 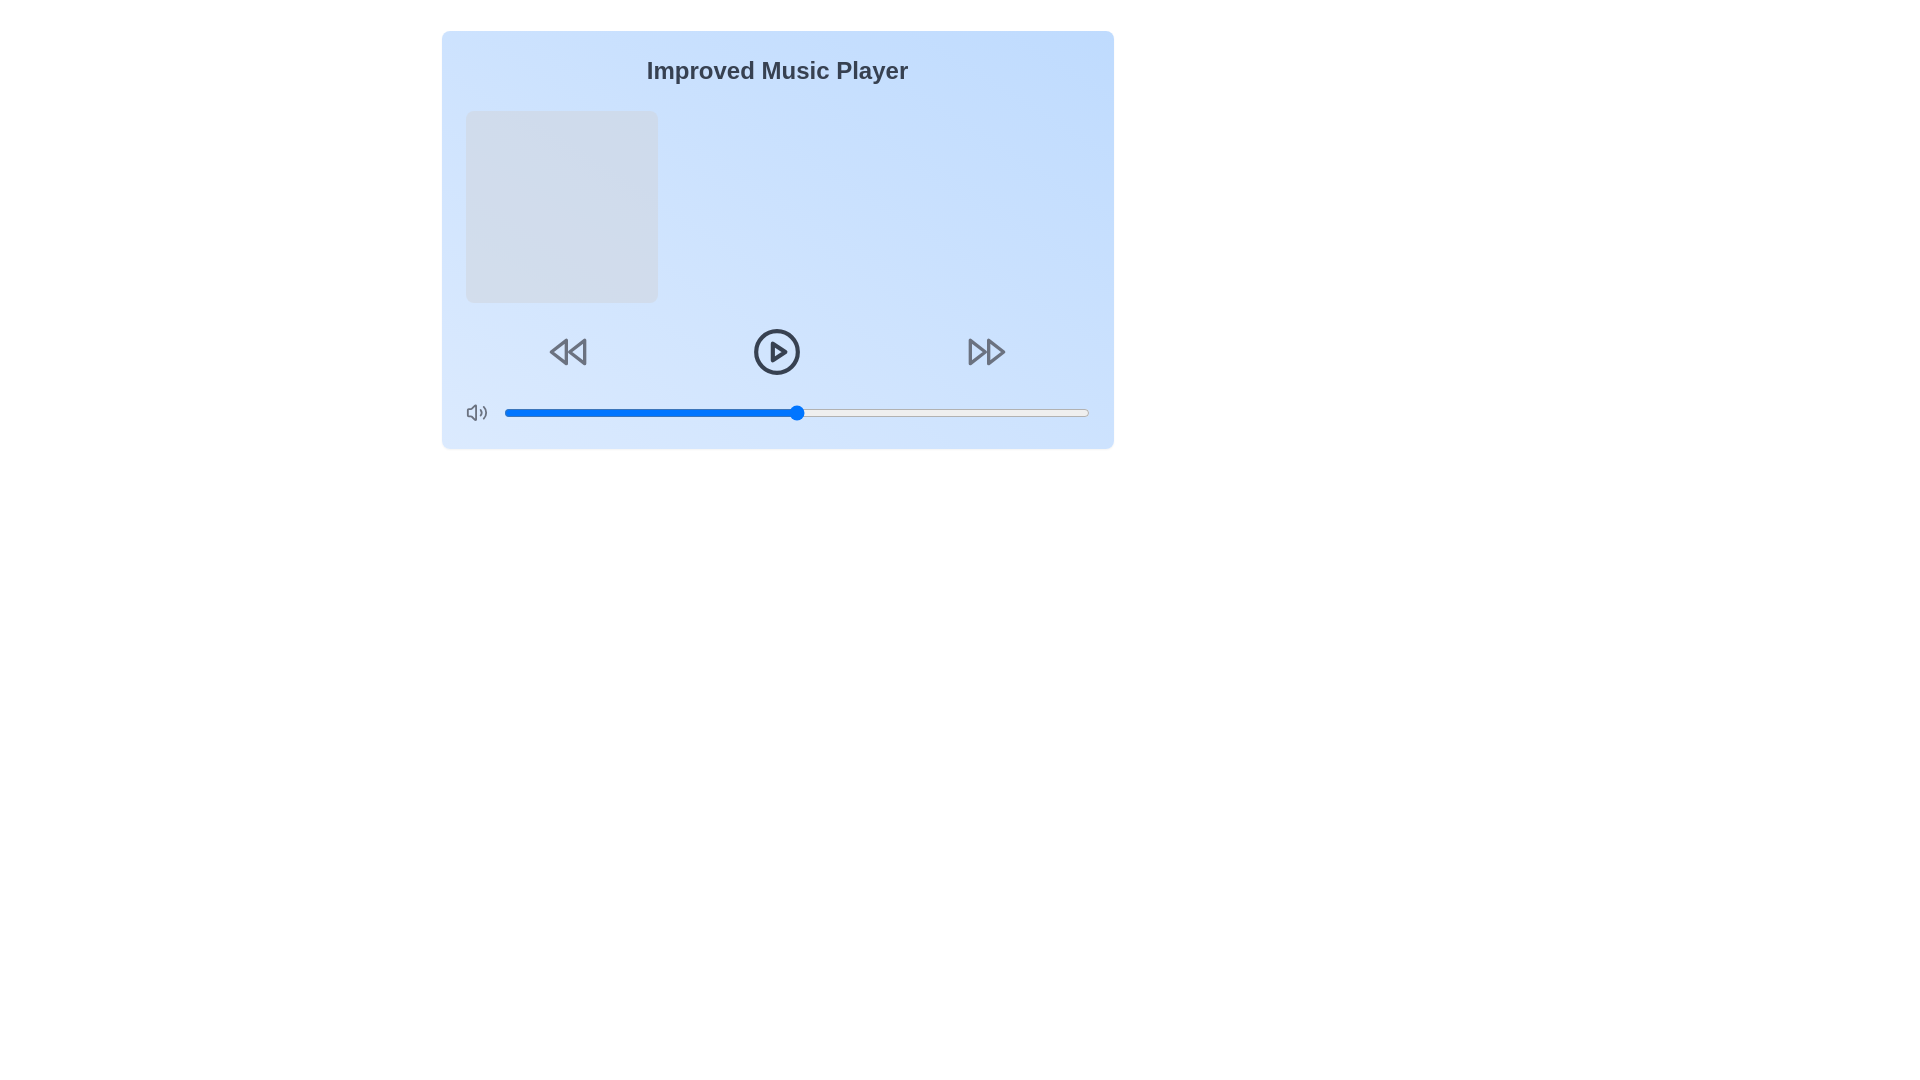 What do you see at coordinates (714, 411) in the screenshot?
I see `the volume` at bounding box center [714, 411].